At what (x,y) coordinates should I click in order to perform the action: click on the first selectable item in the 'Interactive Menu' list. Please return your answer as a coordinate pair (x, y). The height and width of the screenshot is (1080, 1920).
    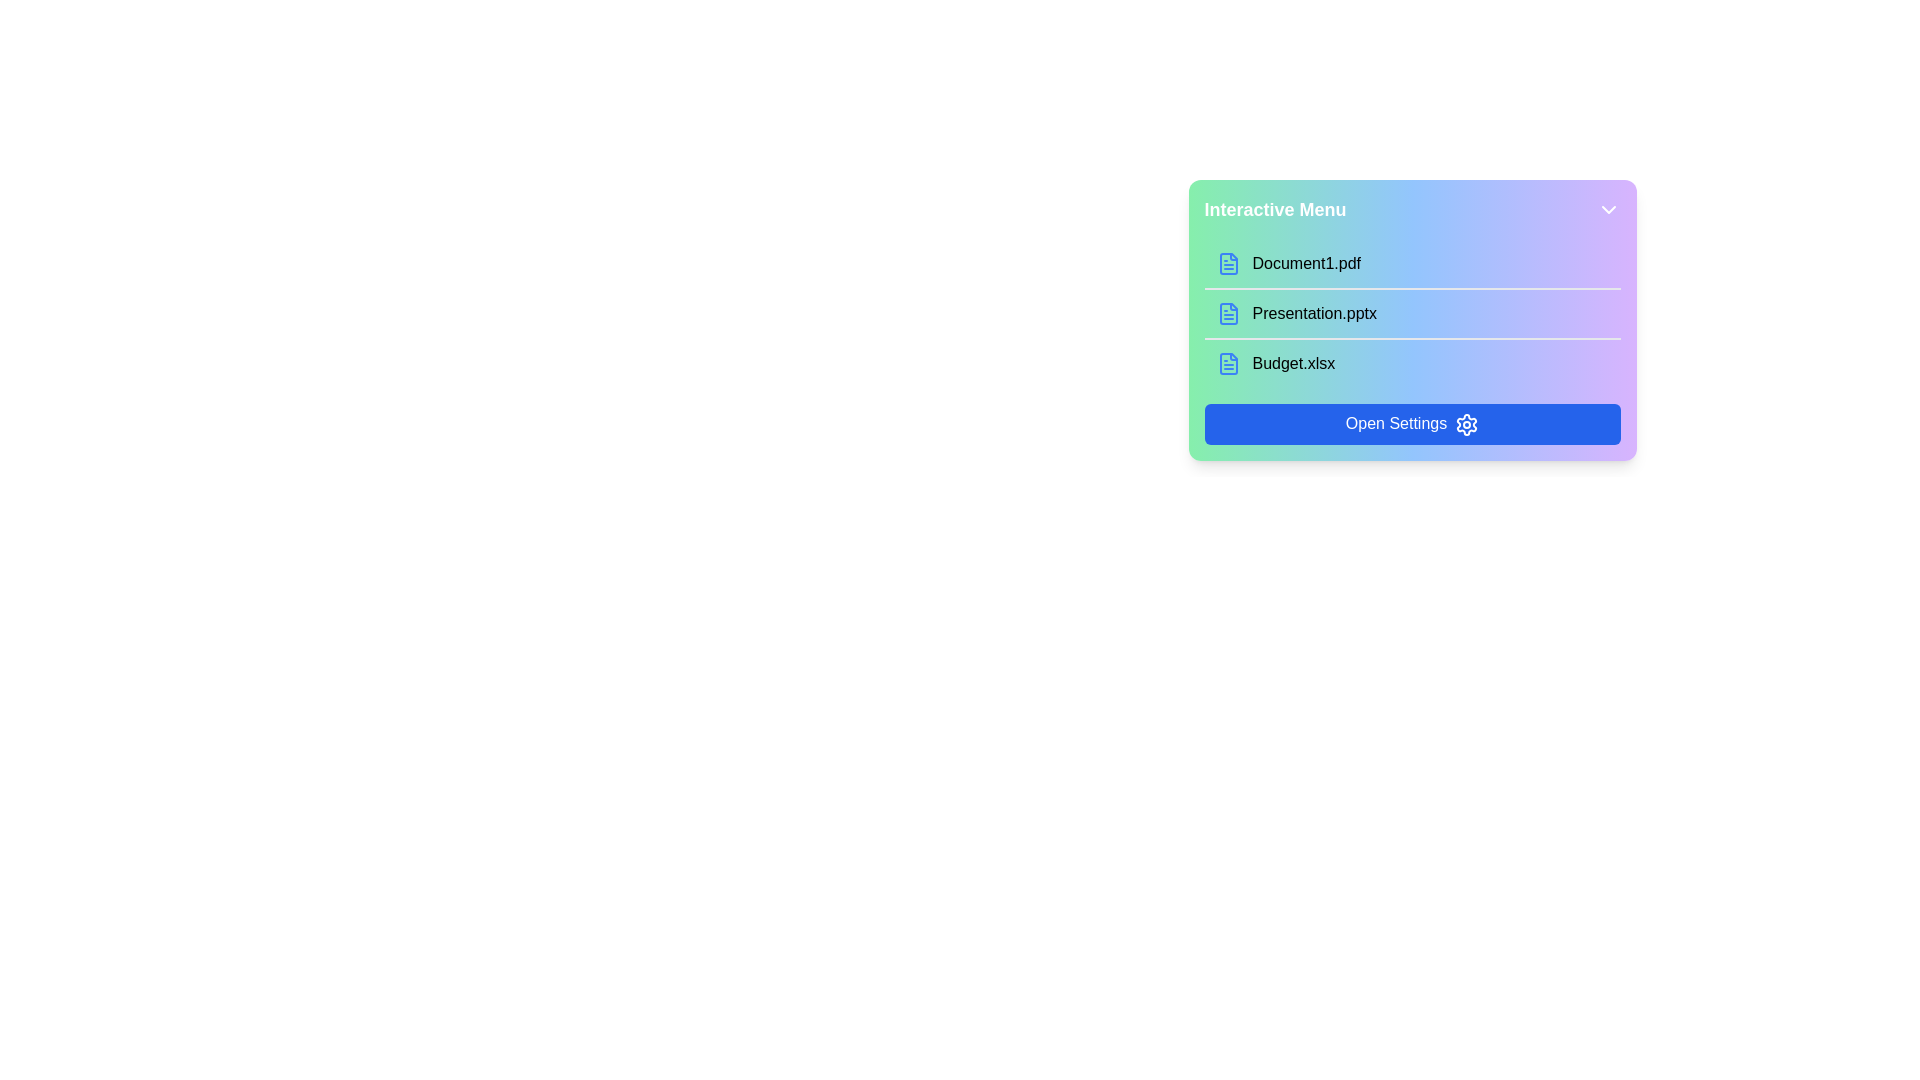
    Looking at the image, I should click on (1411, 262).